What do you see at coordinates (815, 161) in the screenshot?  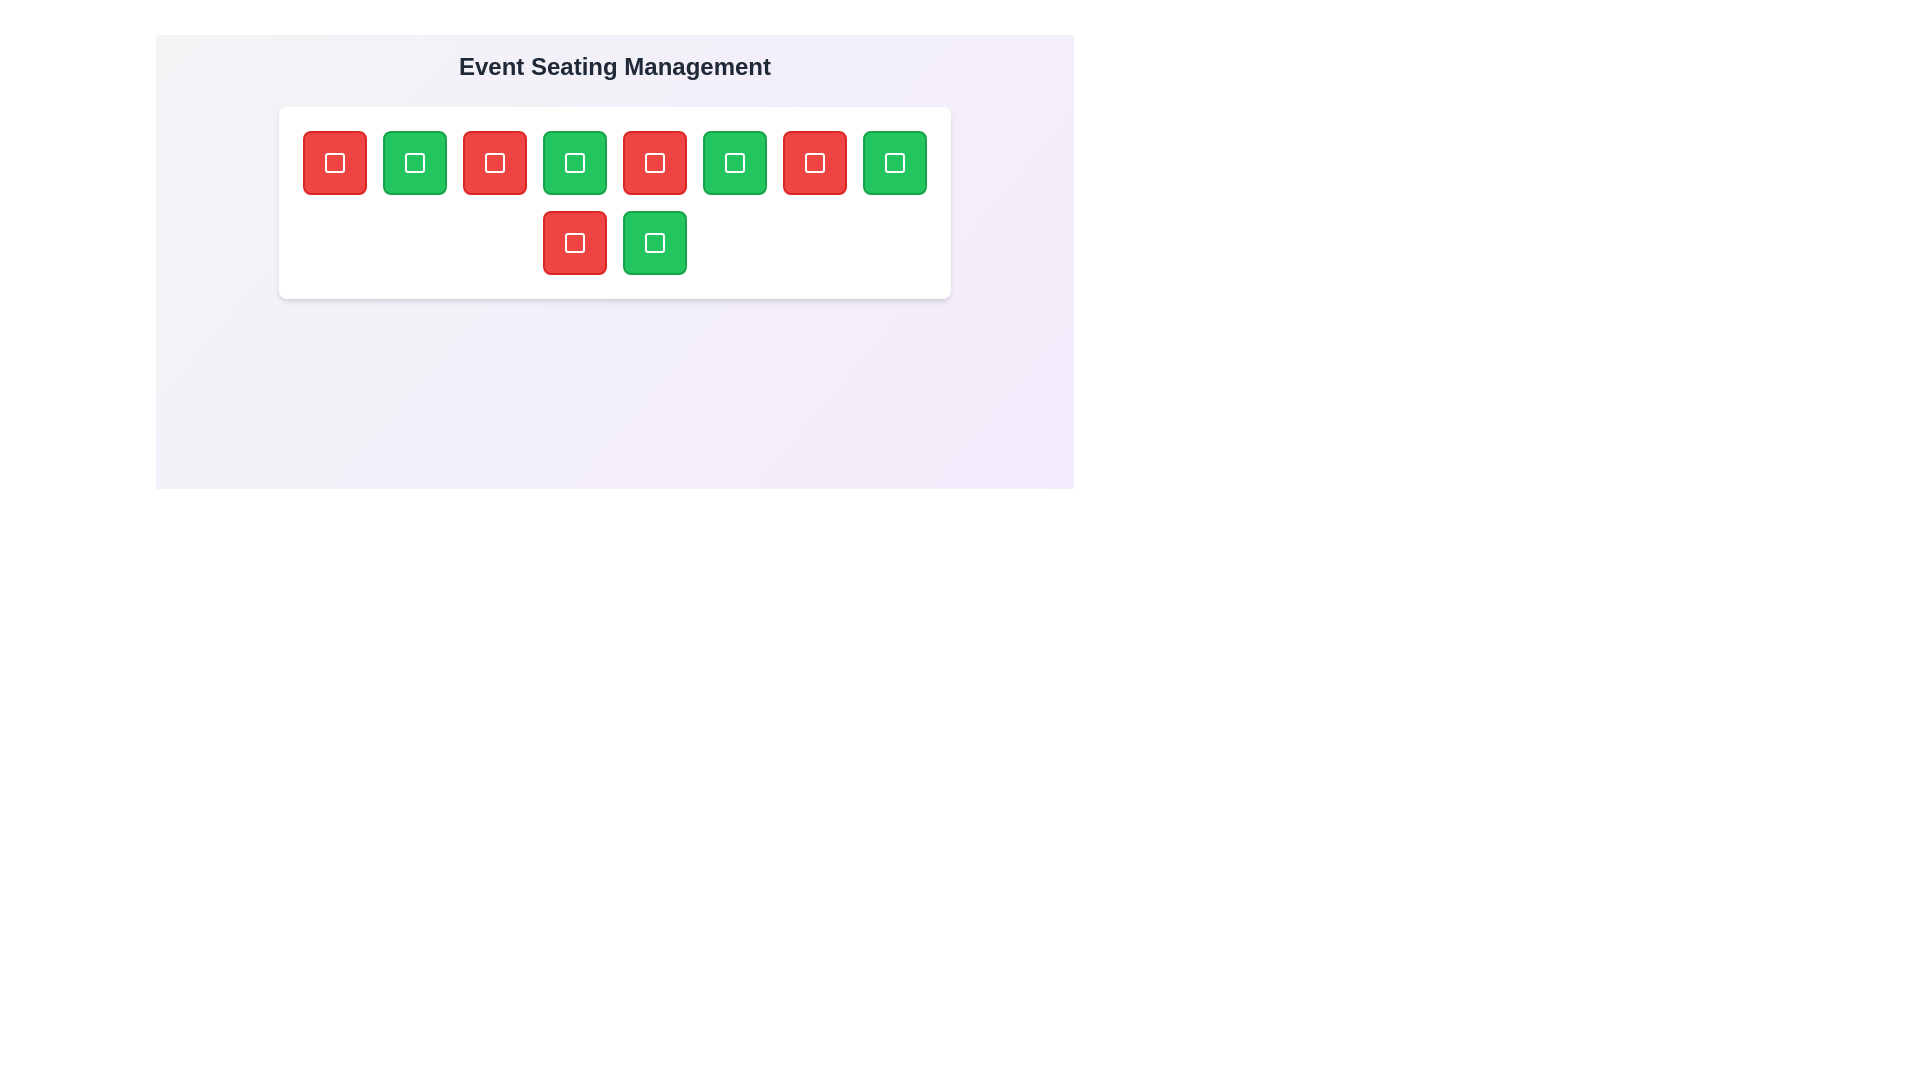 I see `the selectable seat button located in the first row, seventh from the left in the seating management application` at bounding box center [815, 161].